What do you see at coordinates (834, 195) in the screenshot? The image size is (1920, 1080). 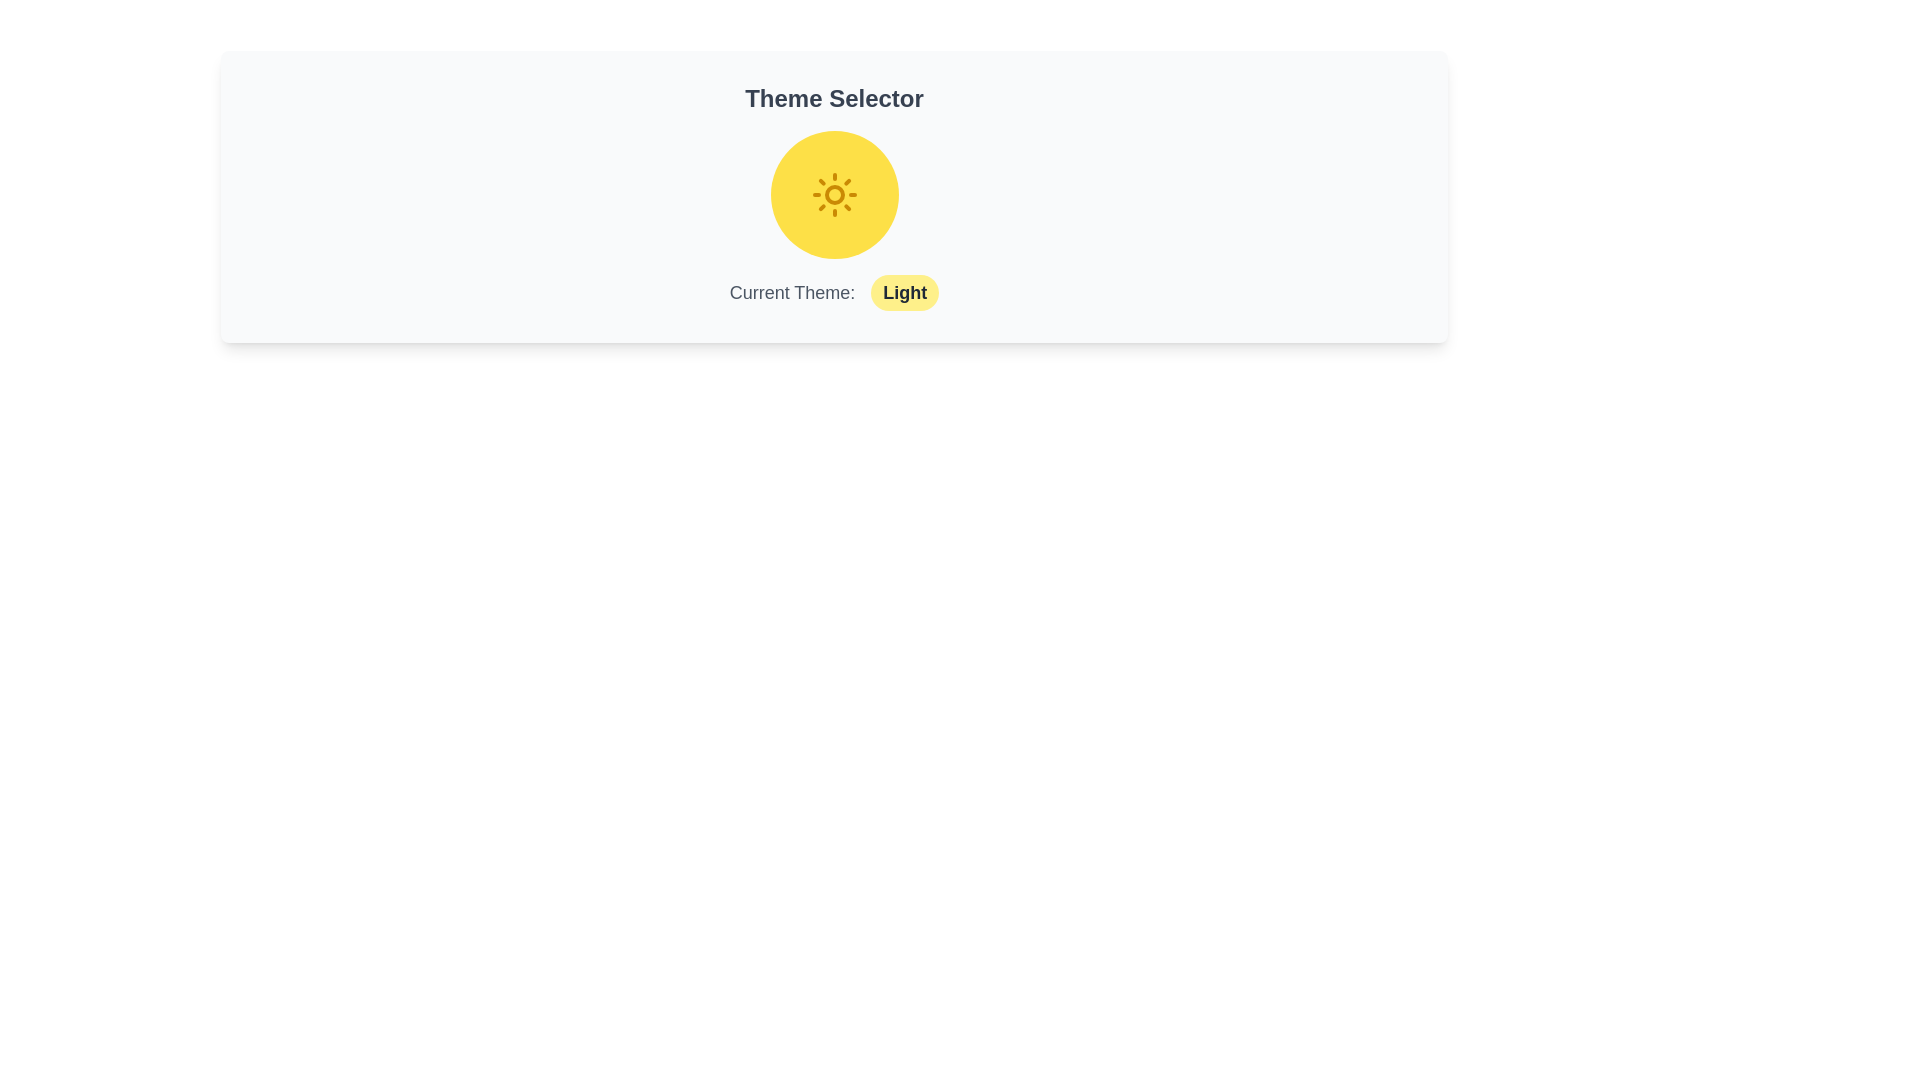 I see `the circular yellow button with a sun icon, located below the 'Theme Selector' title and above the 'Current Theme: Light' label` at bounding box center [834, 195].